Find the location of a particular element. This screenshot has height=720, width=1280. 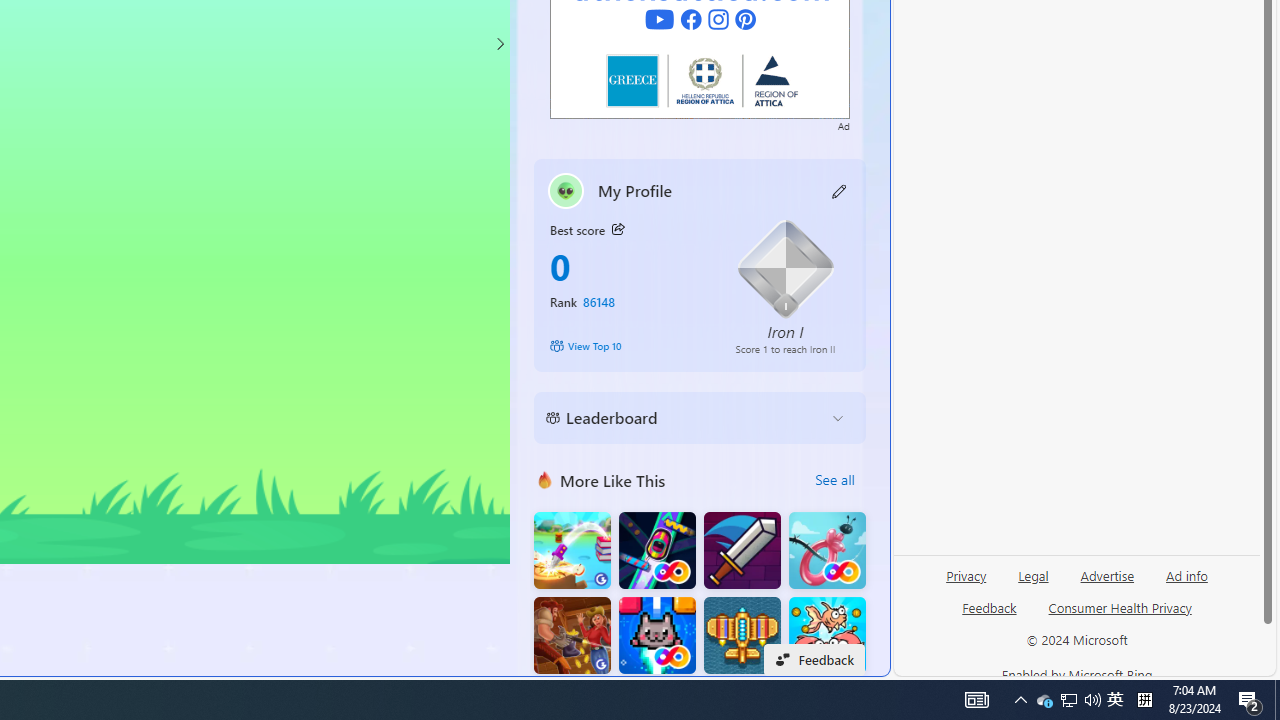

'Atlantic Sky Hunter' is located at coordinates (741, 635).